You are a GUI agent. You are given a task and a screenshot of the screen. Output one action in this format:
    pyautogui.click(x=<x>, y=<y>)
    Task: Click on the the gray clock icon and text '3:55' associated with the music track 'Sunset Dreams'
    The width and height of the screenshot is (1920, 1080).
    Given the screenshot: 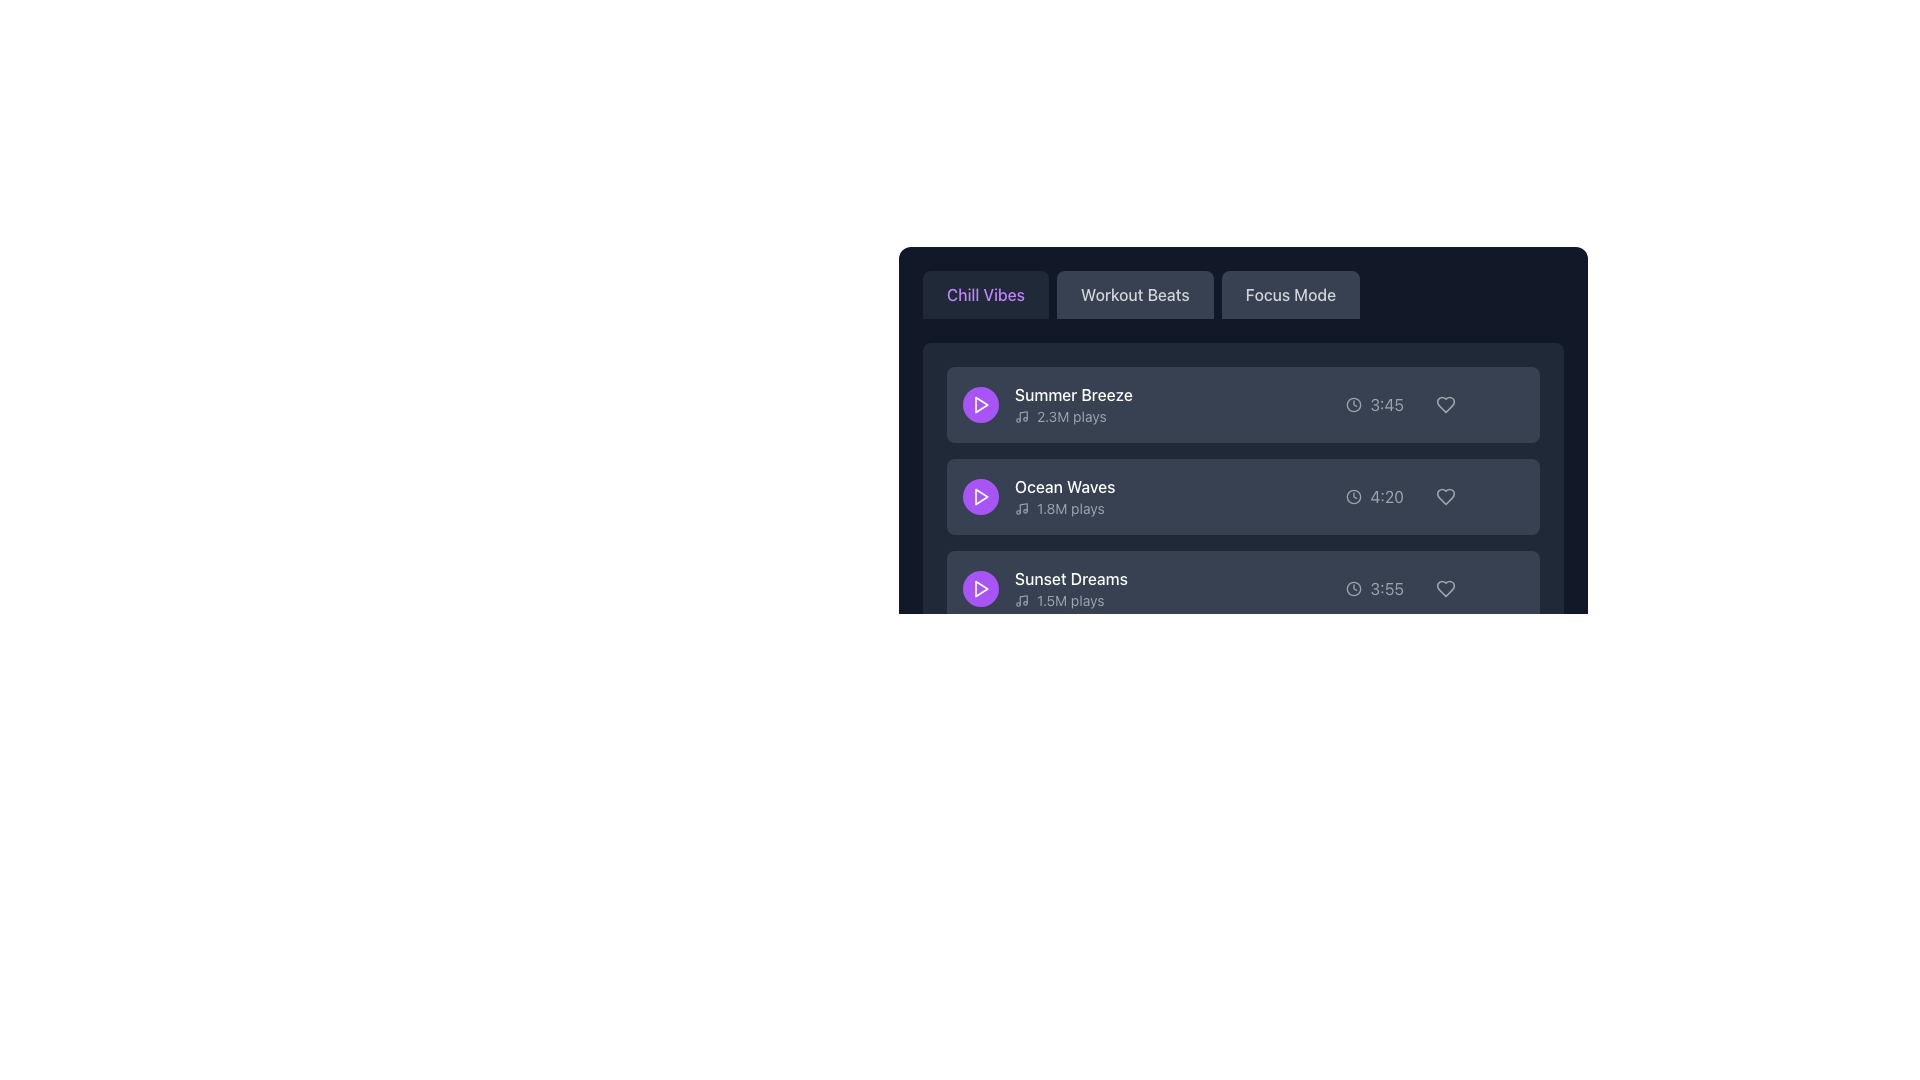 What is the action you would take?
    pyautogui.click(x=1373, y=588)
    